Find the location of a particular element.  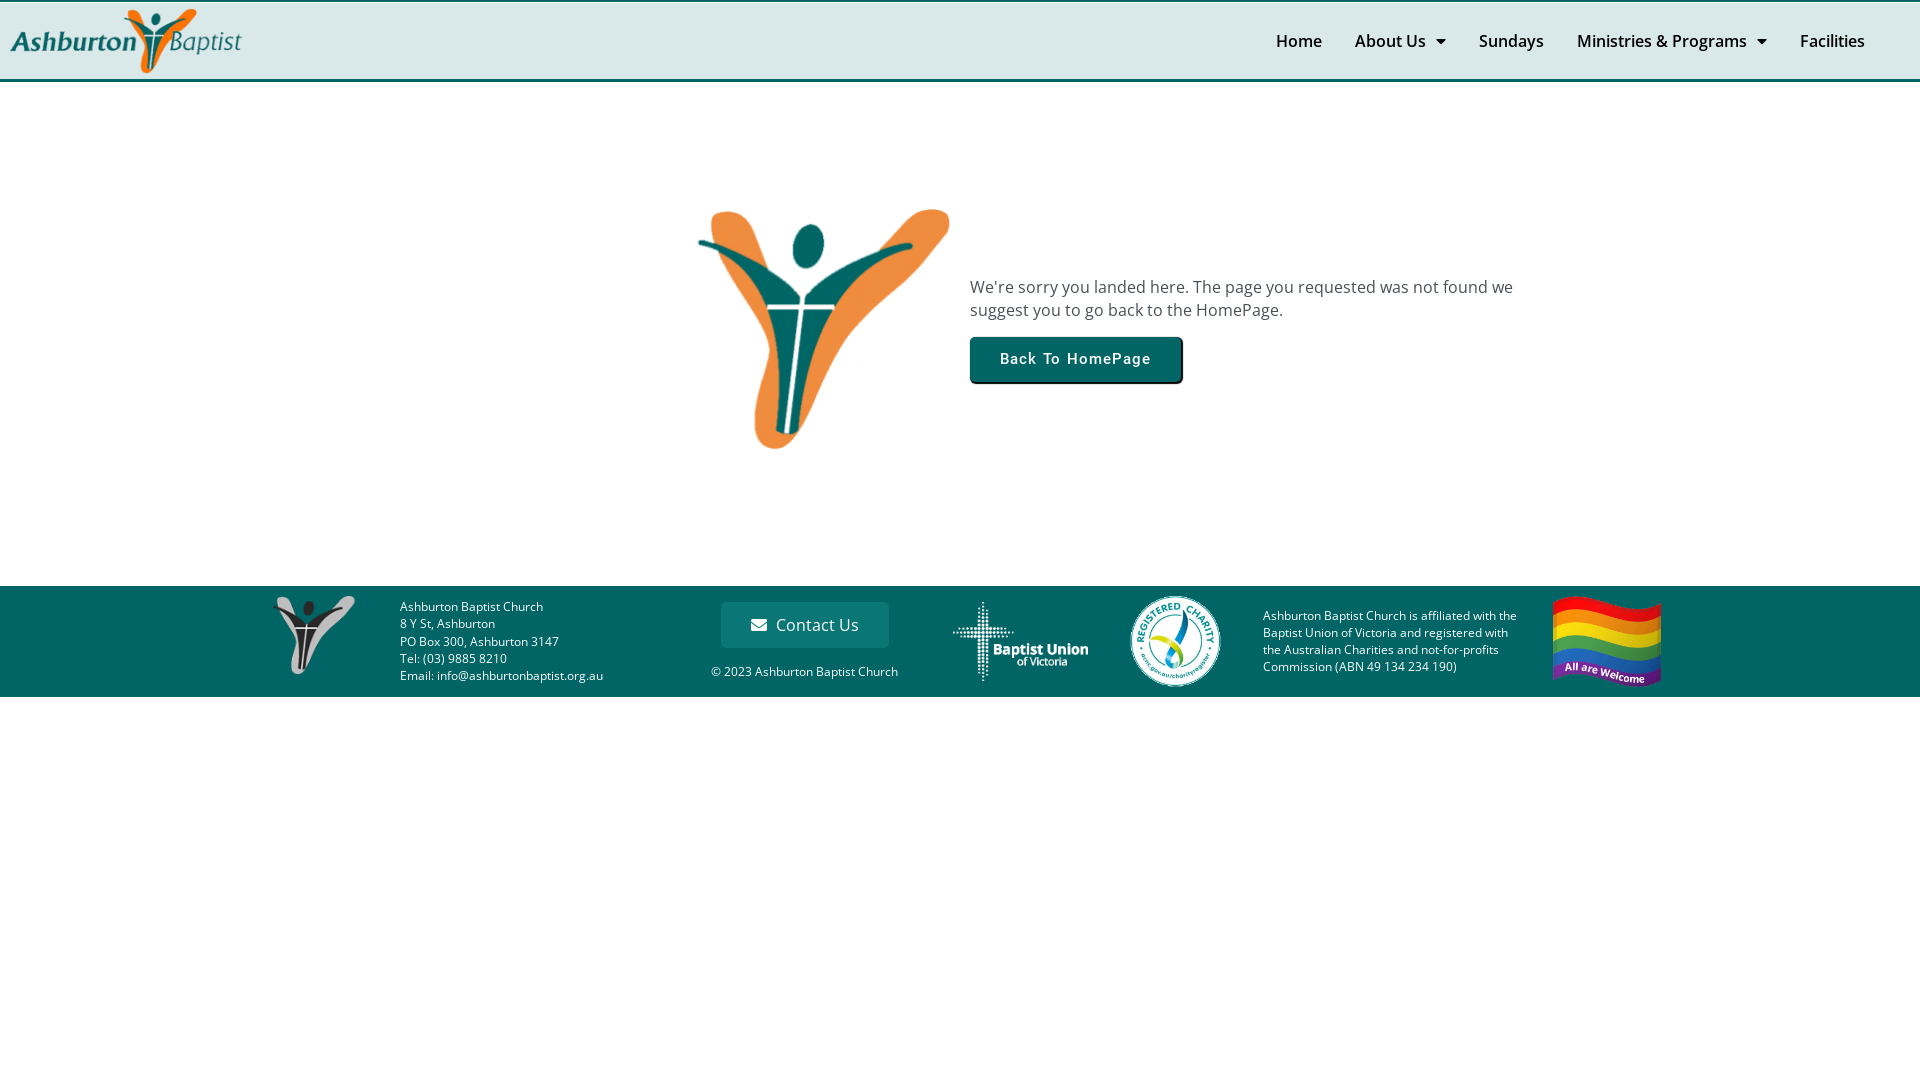

'ACNC' is located at coordinates (1175, 641).